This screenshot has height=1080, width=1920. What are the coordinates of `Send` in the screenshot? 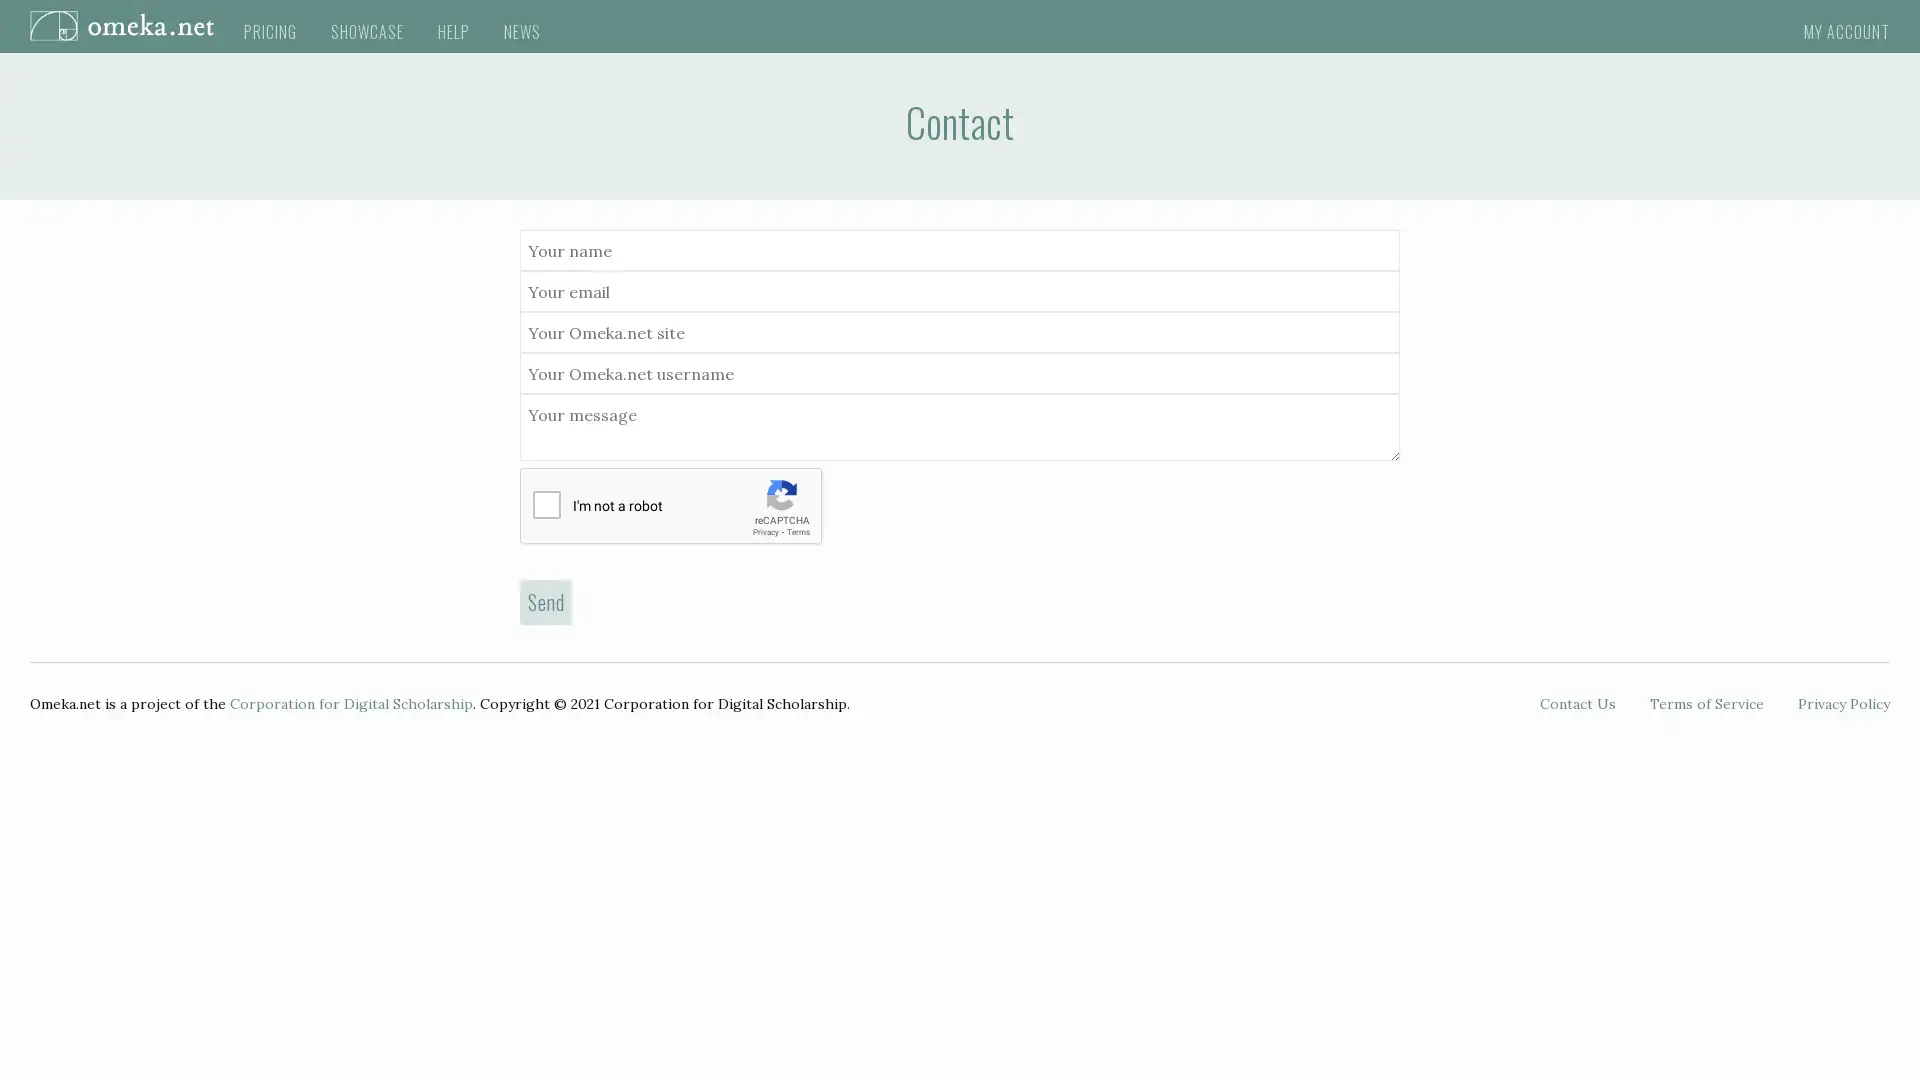 It's located at (546, 600).